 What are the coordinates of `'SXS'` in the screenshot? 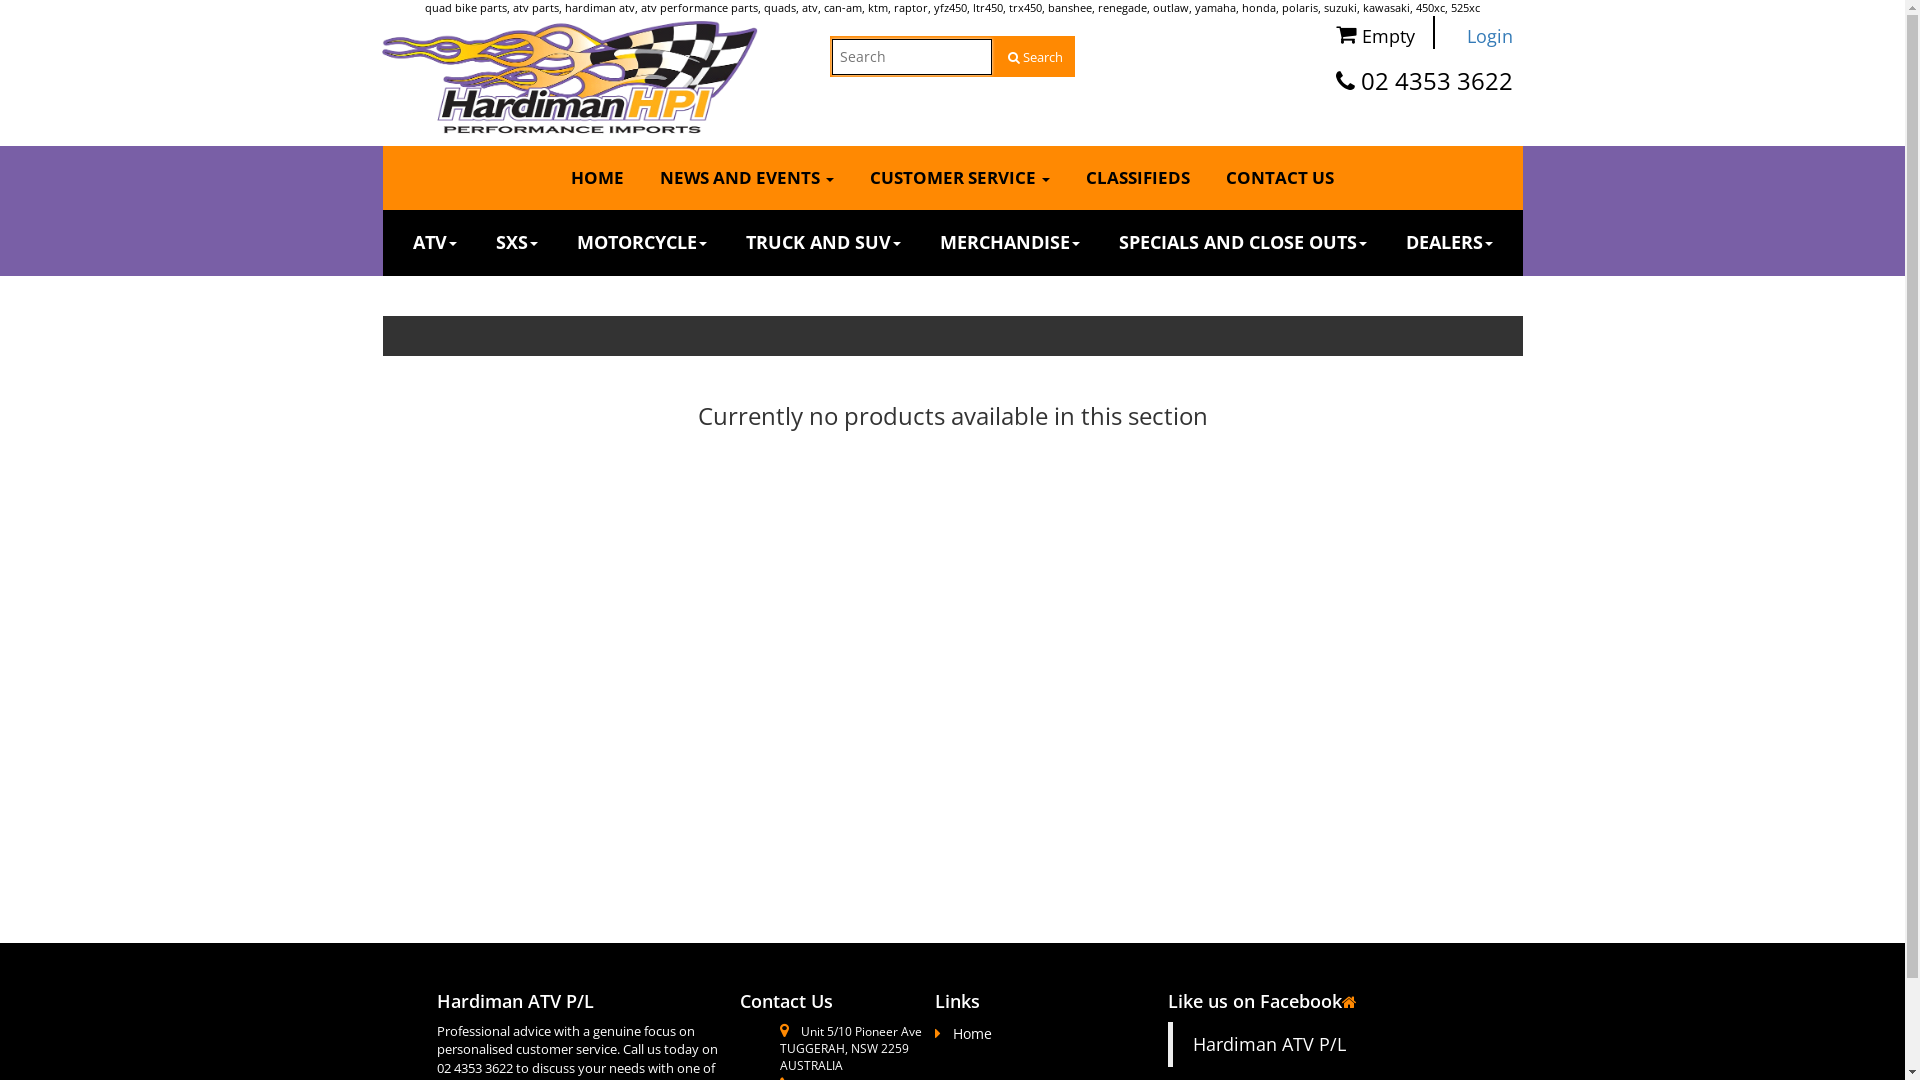 It's located at (517, 242).